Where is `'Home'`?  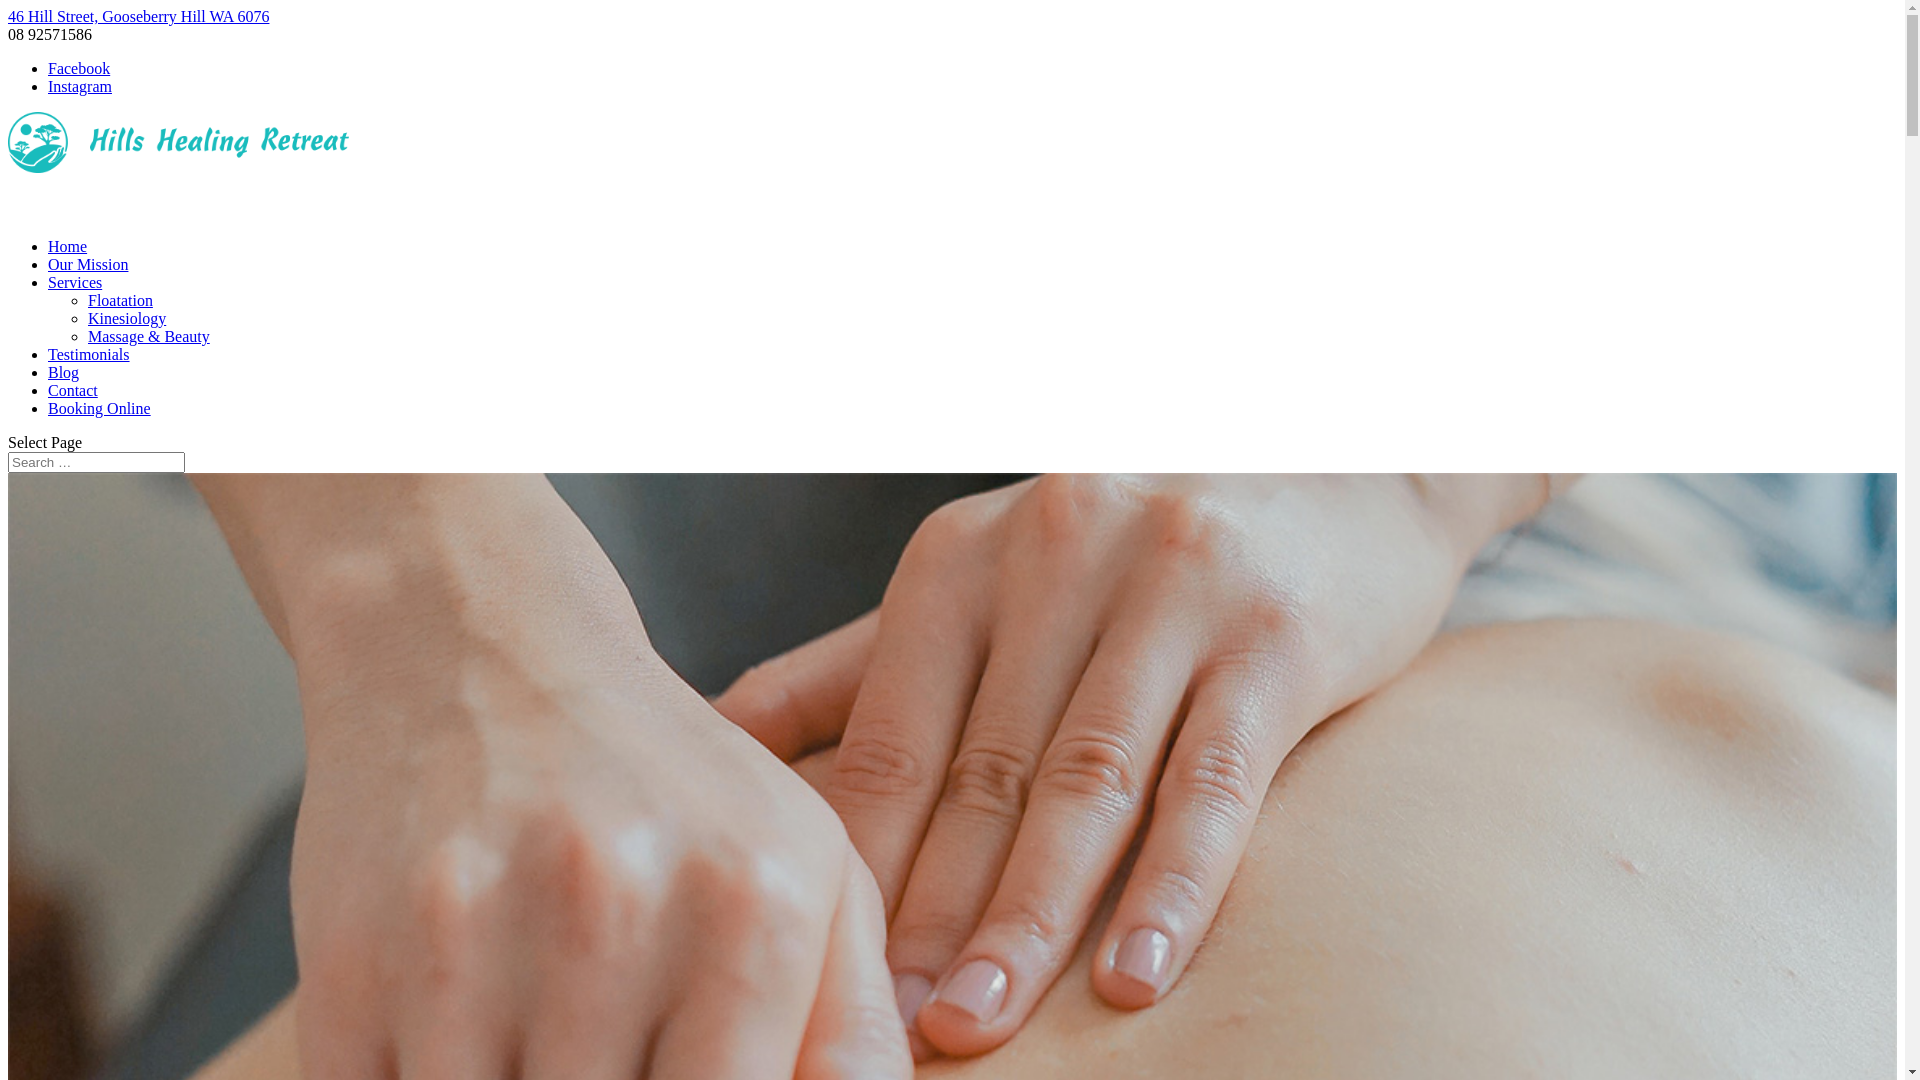 'Home' is located at coordinates (48, 255).